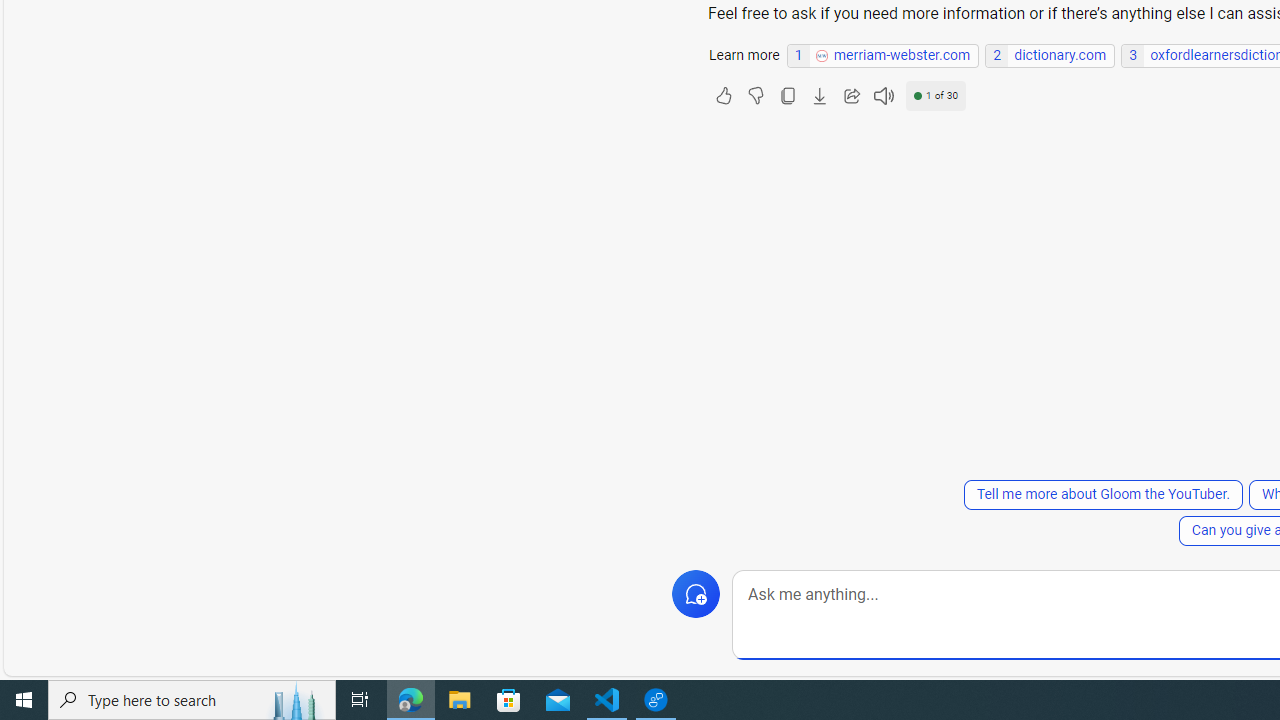  Describe the element at coordinates (786, 96) in the screenshot. I see `'Copy'` at that location.